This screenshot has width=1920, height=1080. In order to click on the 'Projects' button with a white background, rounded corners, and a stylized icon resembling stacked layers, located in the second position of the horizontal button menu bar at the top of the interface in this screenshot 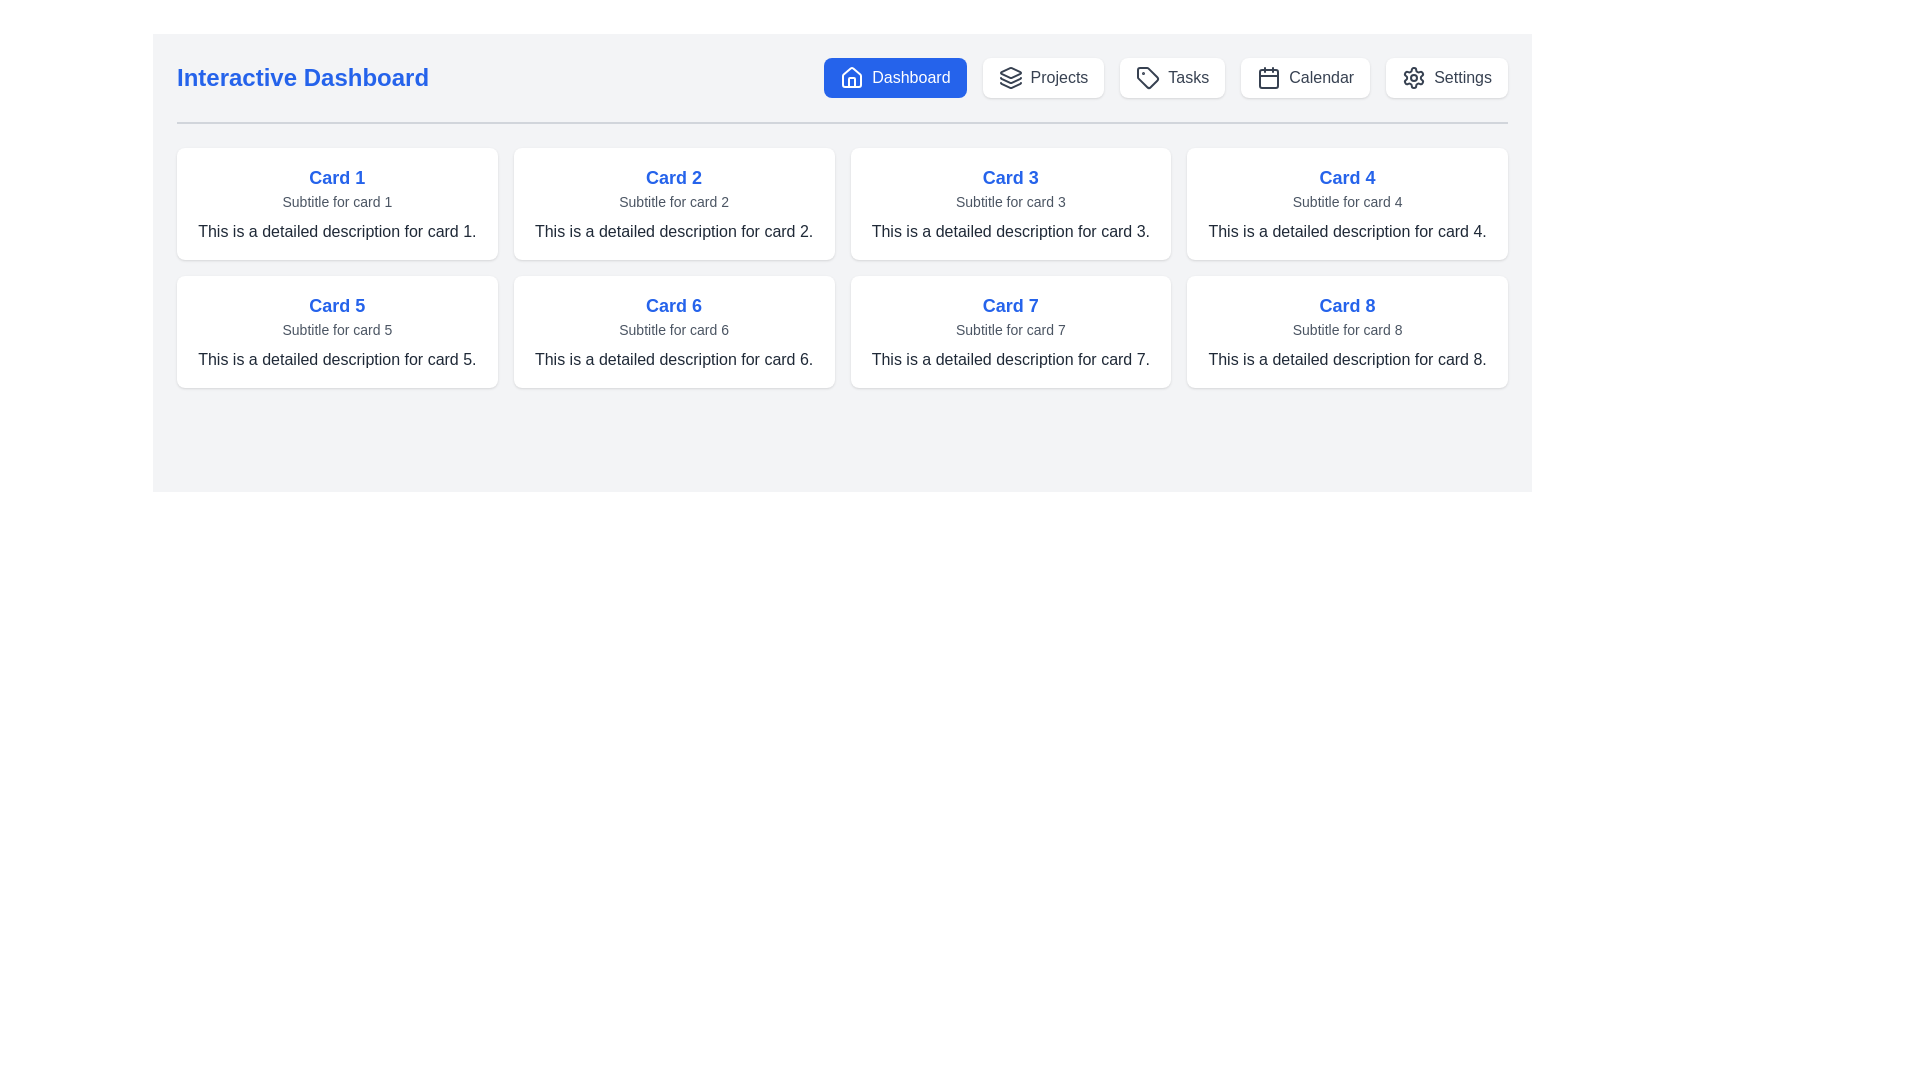, I will do `click(1042, 76)`.